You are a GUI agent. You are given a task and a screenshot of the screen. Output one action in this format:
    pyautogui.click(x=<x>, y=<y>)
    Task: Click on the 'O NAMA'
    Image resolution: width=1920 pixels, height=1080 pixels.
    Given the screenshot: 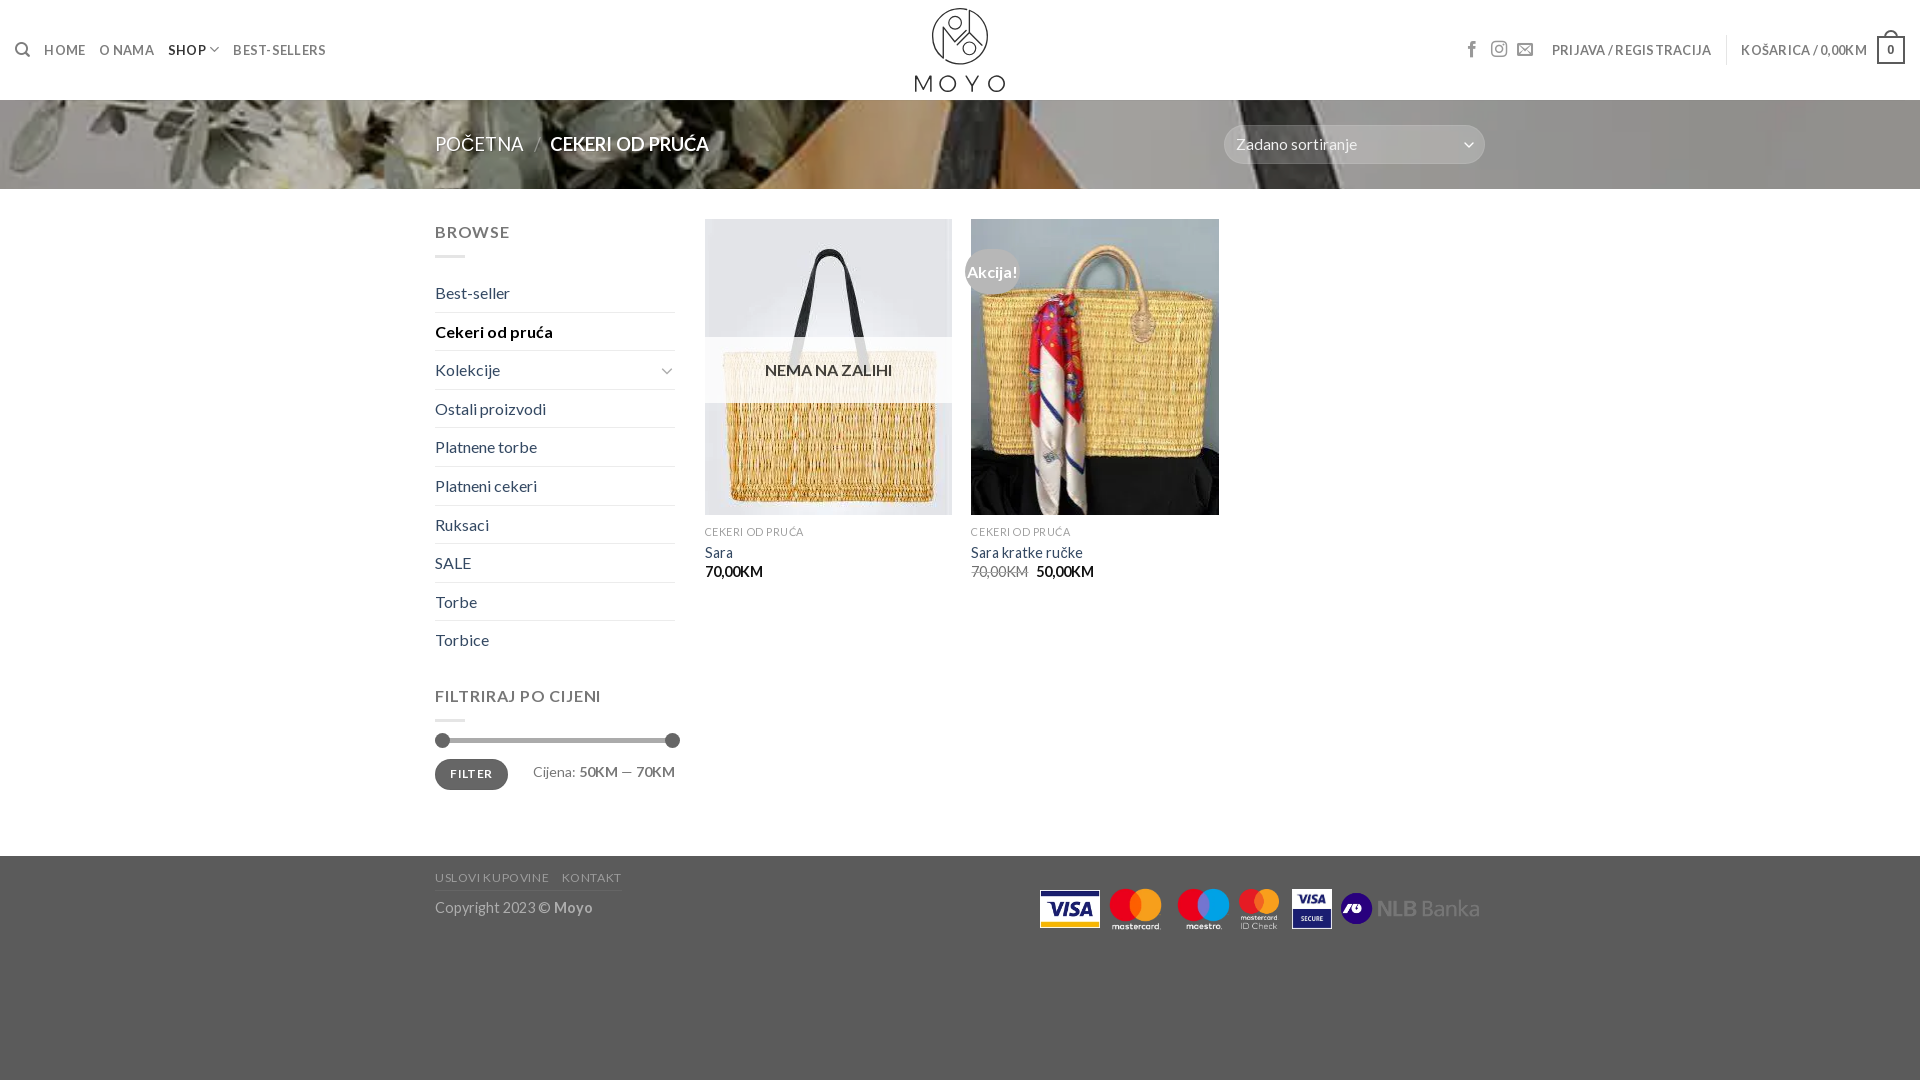 What is the action you would take?
    pyautogui.click(x=125, y=49)
    